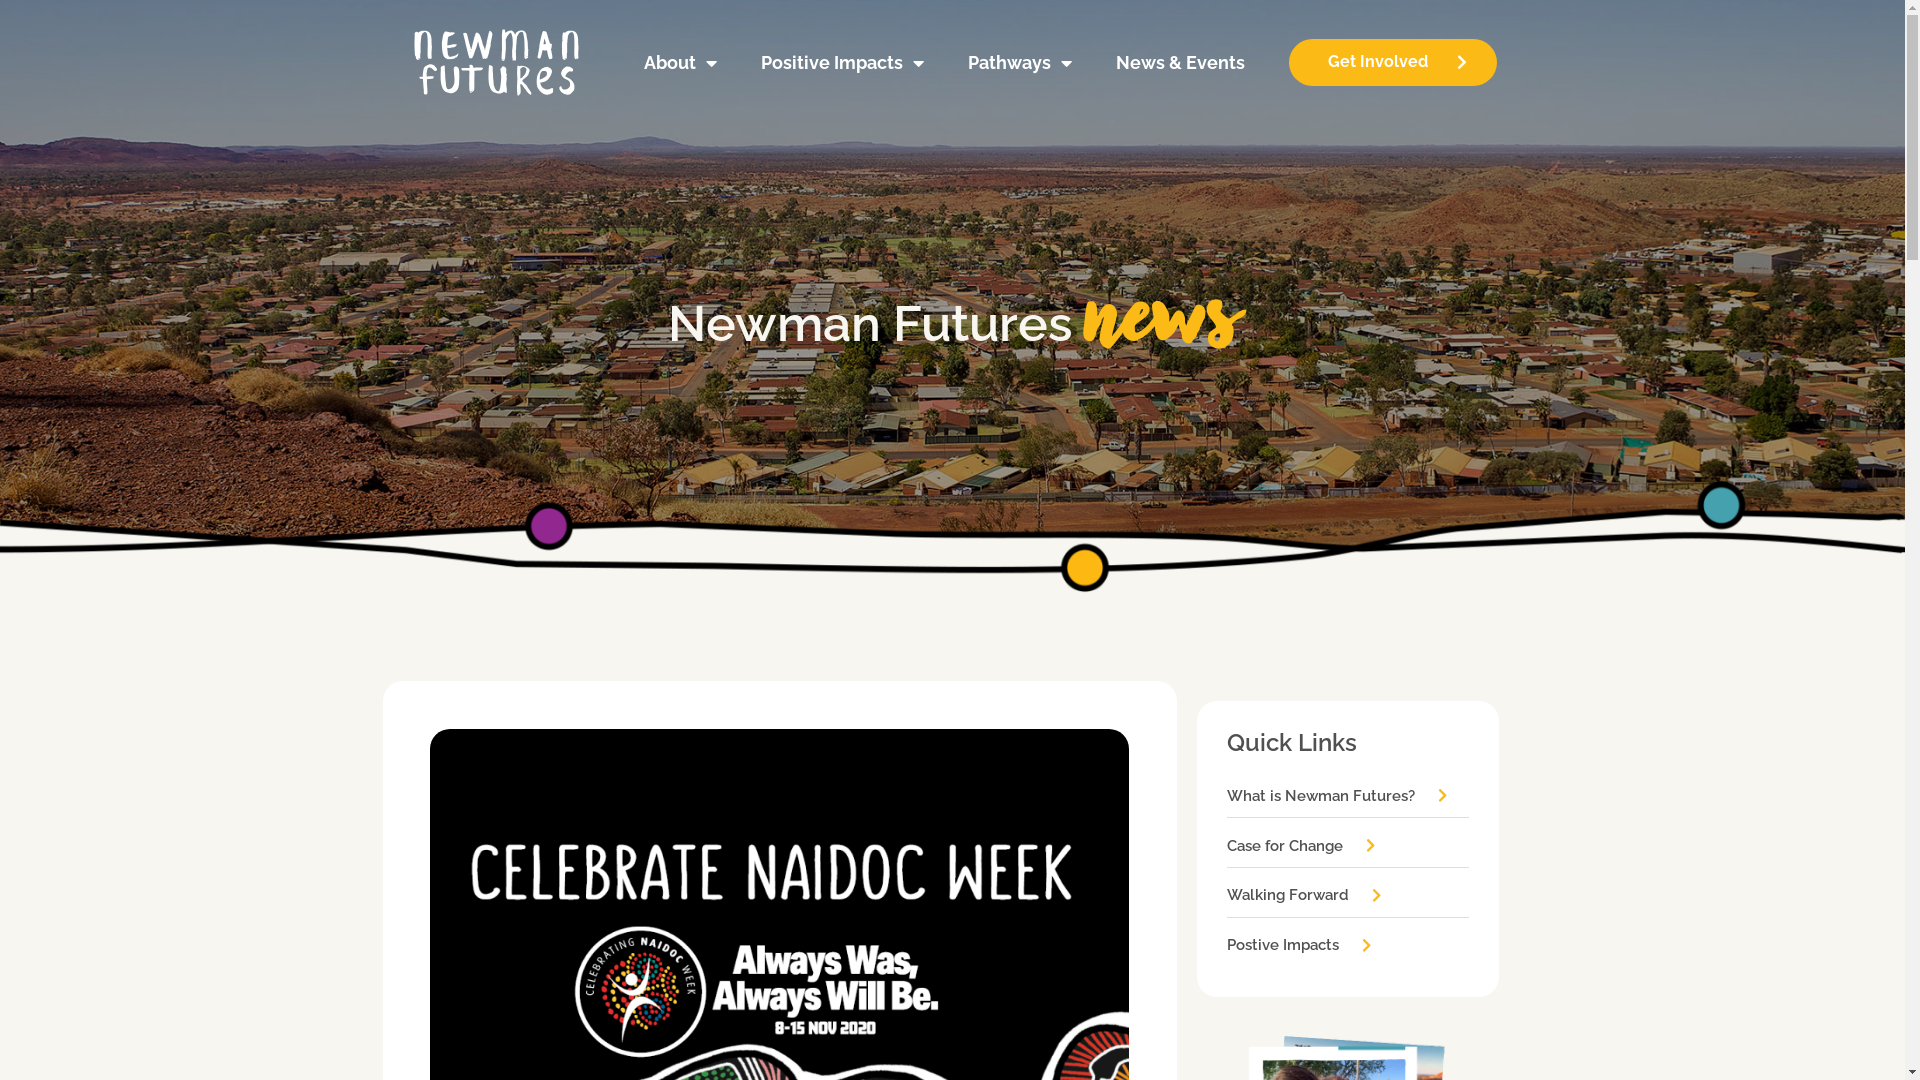  I want to click on 'Positive Impacts', so click(743, 61).